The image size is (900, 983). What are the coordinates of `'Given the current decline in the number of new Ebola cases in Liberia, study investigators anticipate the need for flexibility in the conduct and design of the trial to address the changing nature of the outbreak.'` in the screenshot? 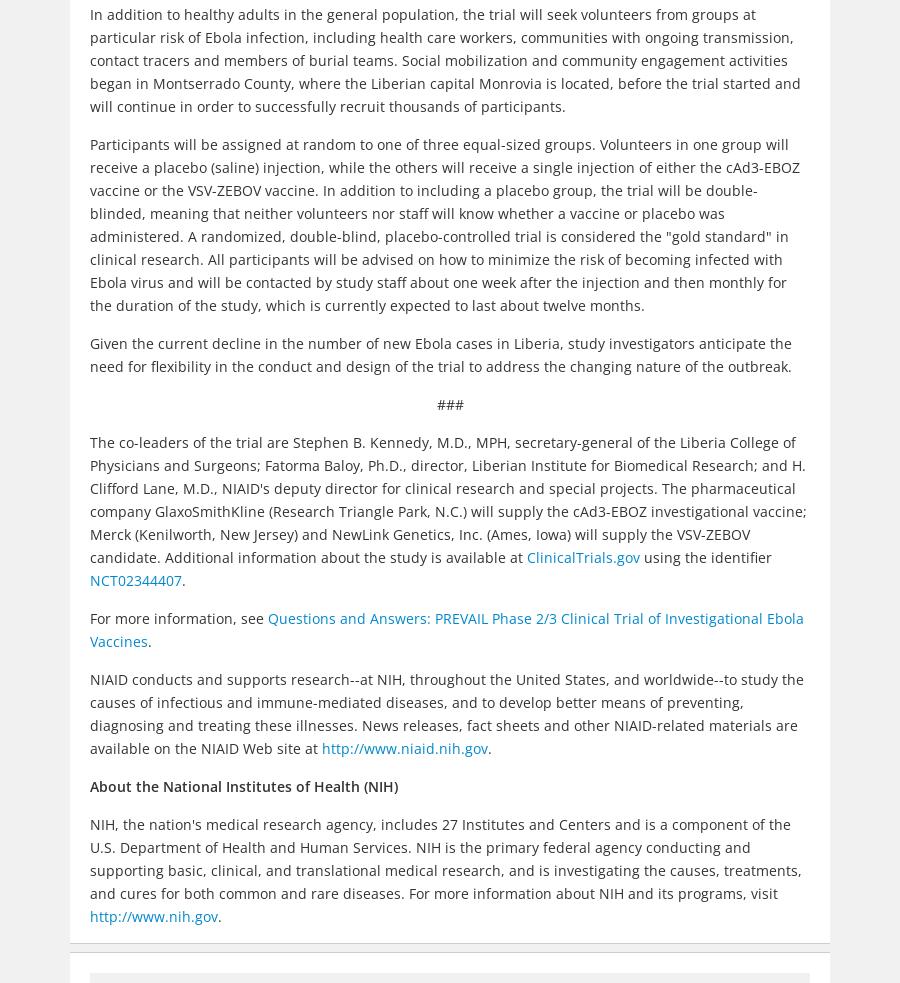 It's located at (441, 353).